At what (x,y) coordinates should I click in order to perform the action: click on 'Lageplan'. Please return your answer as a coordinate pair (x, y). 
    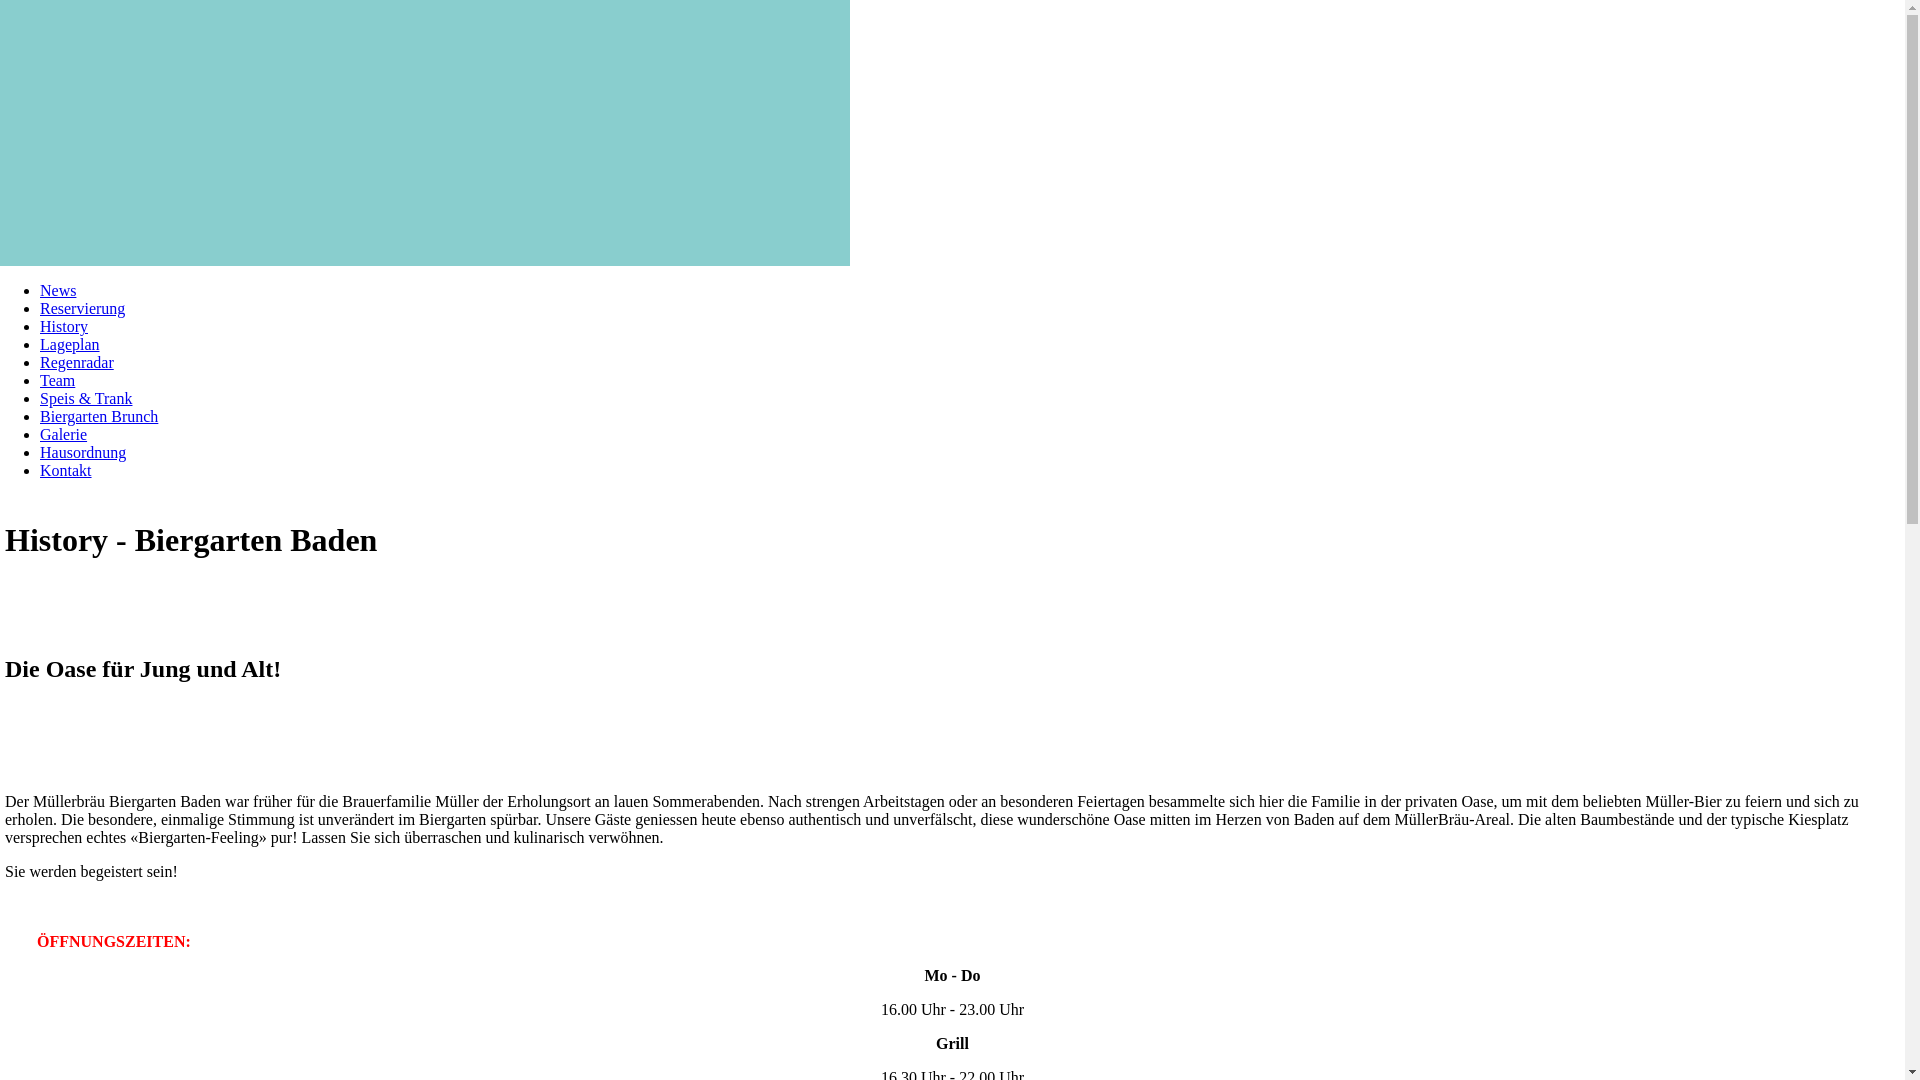
    Looking at the image, I should click on (39, 343).